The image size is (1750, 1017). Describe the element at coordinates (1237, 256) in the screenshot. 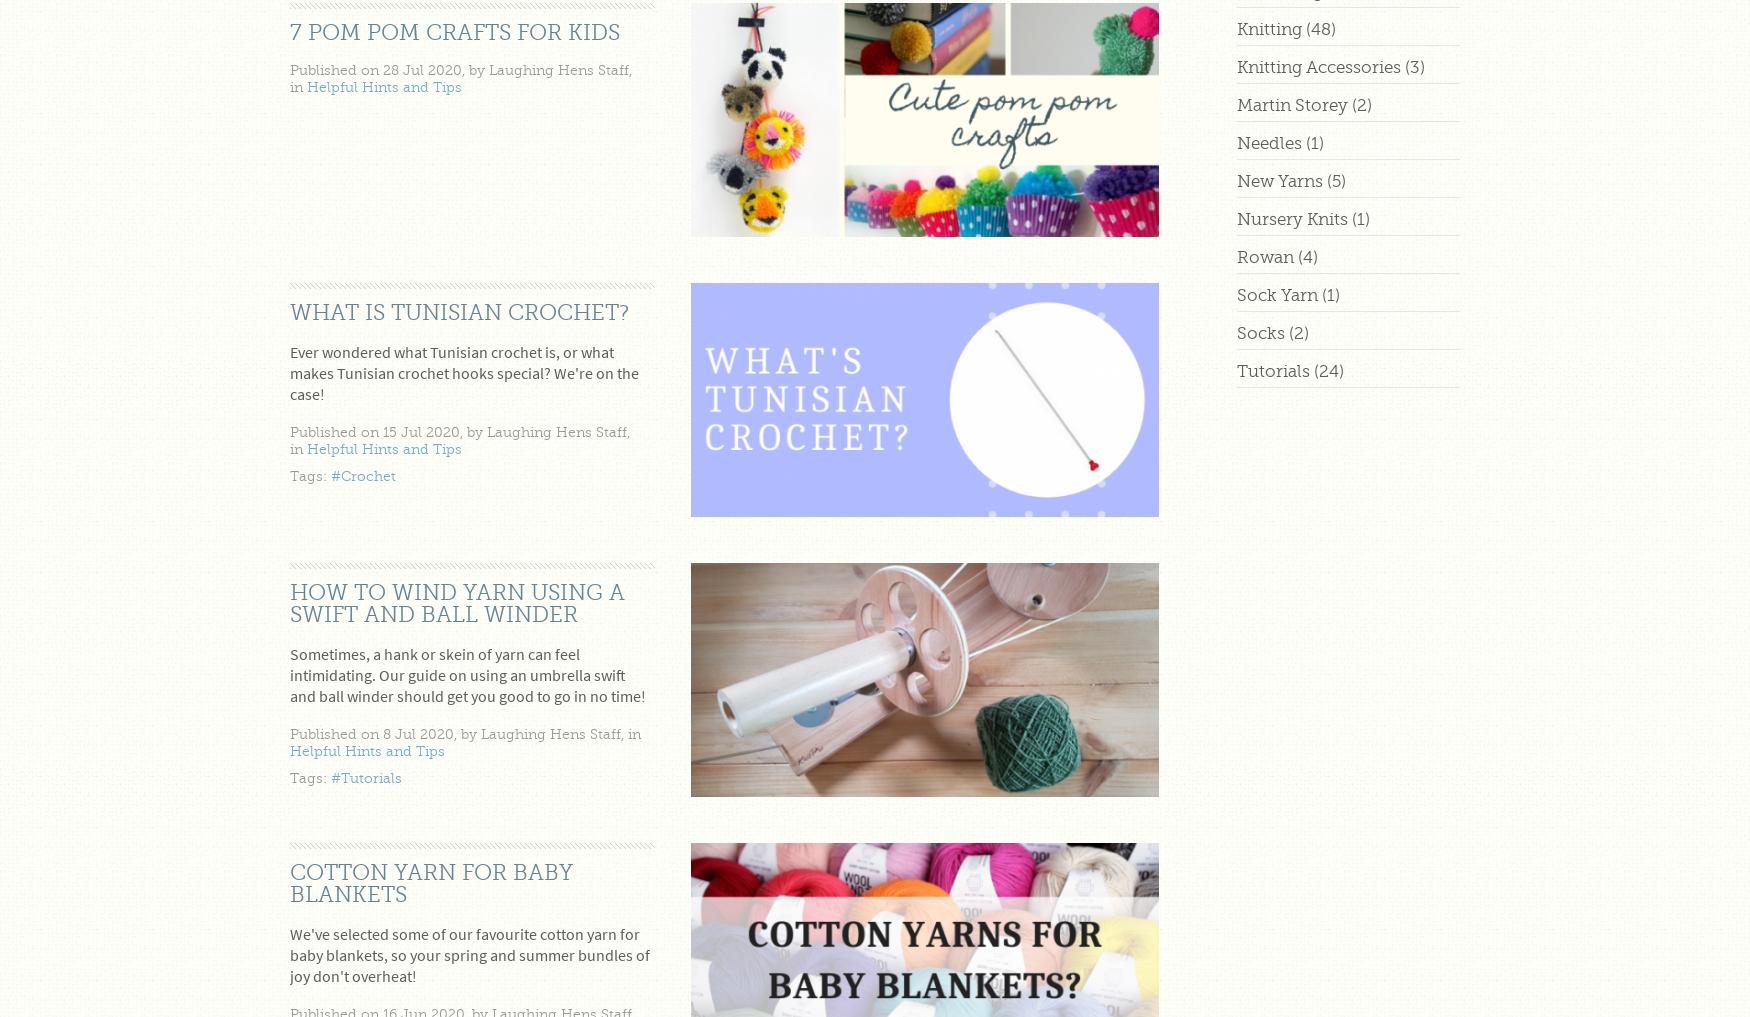

I see `'Rowan'` at that location.